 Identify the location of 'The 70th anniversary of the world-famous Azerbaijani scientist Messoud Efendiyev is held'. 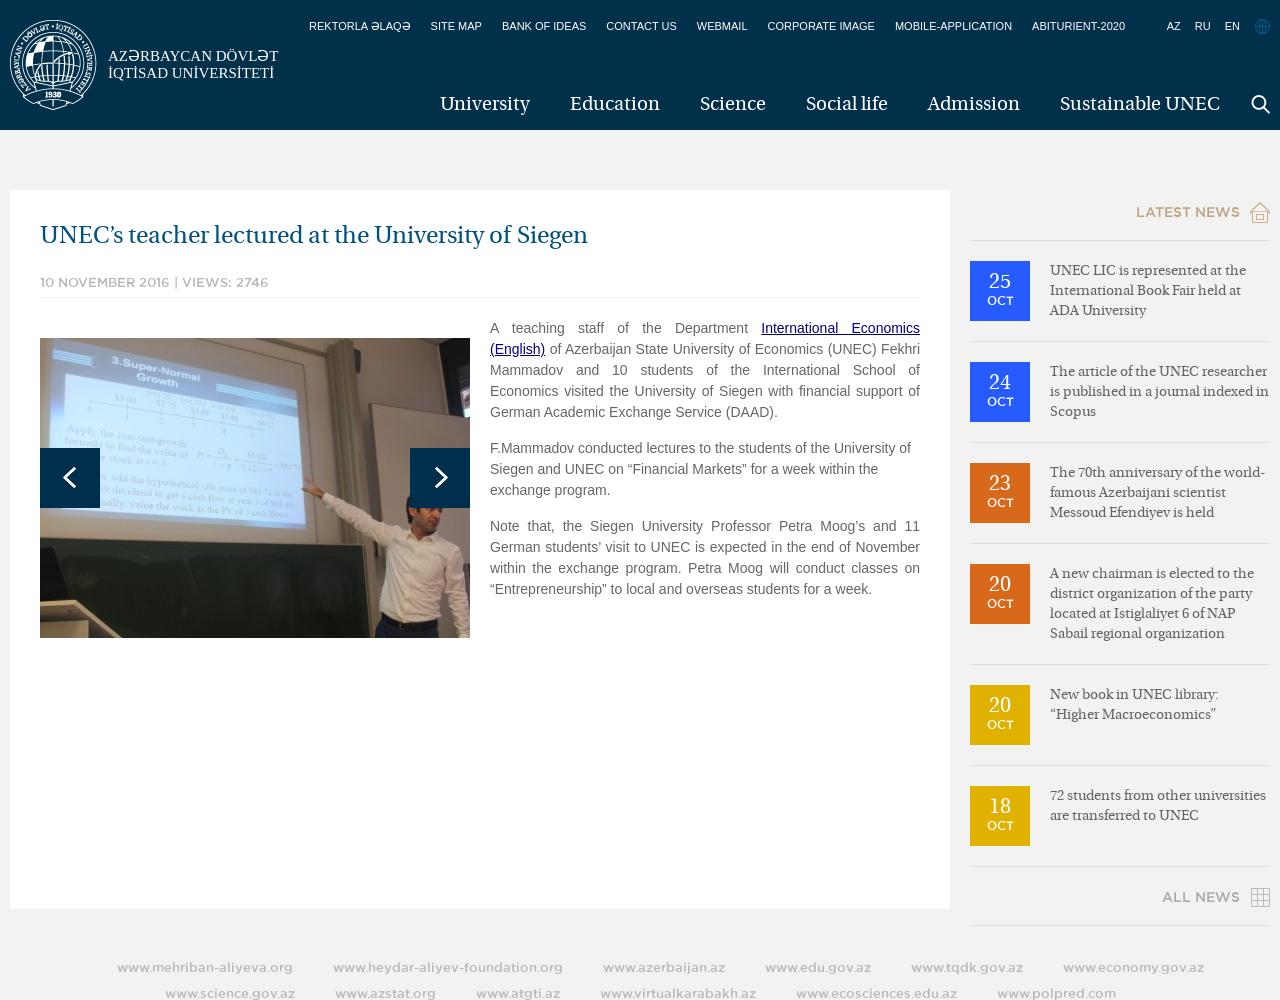
(1157, 491).